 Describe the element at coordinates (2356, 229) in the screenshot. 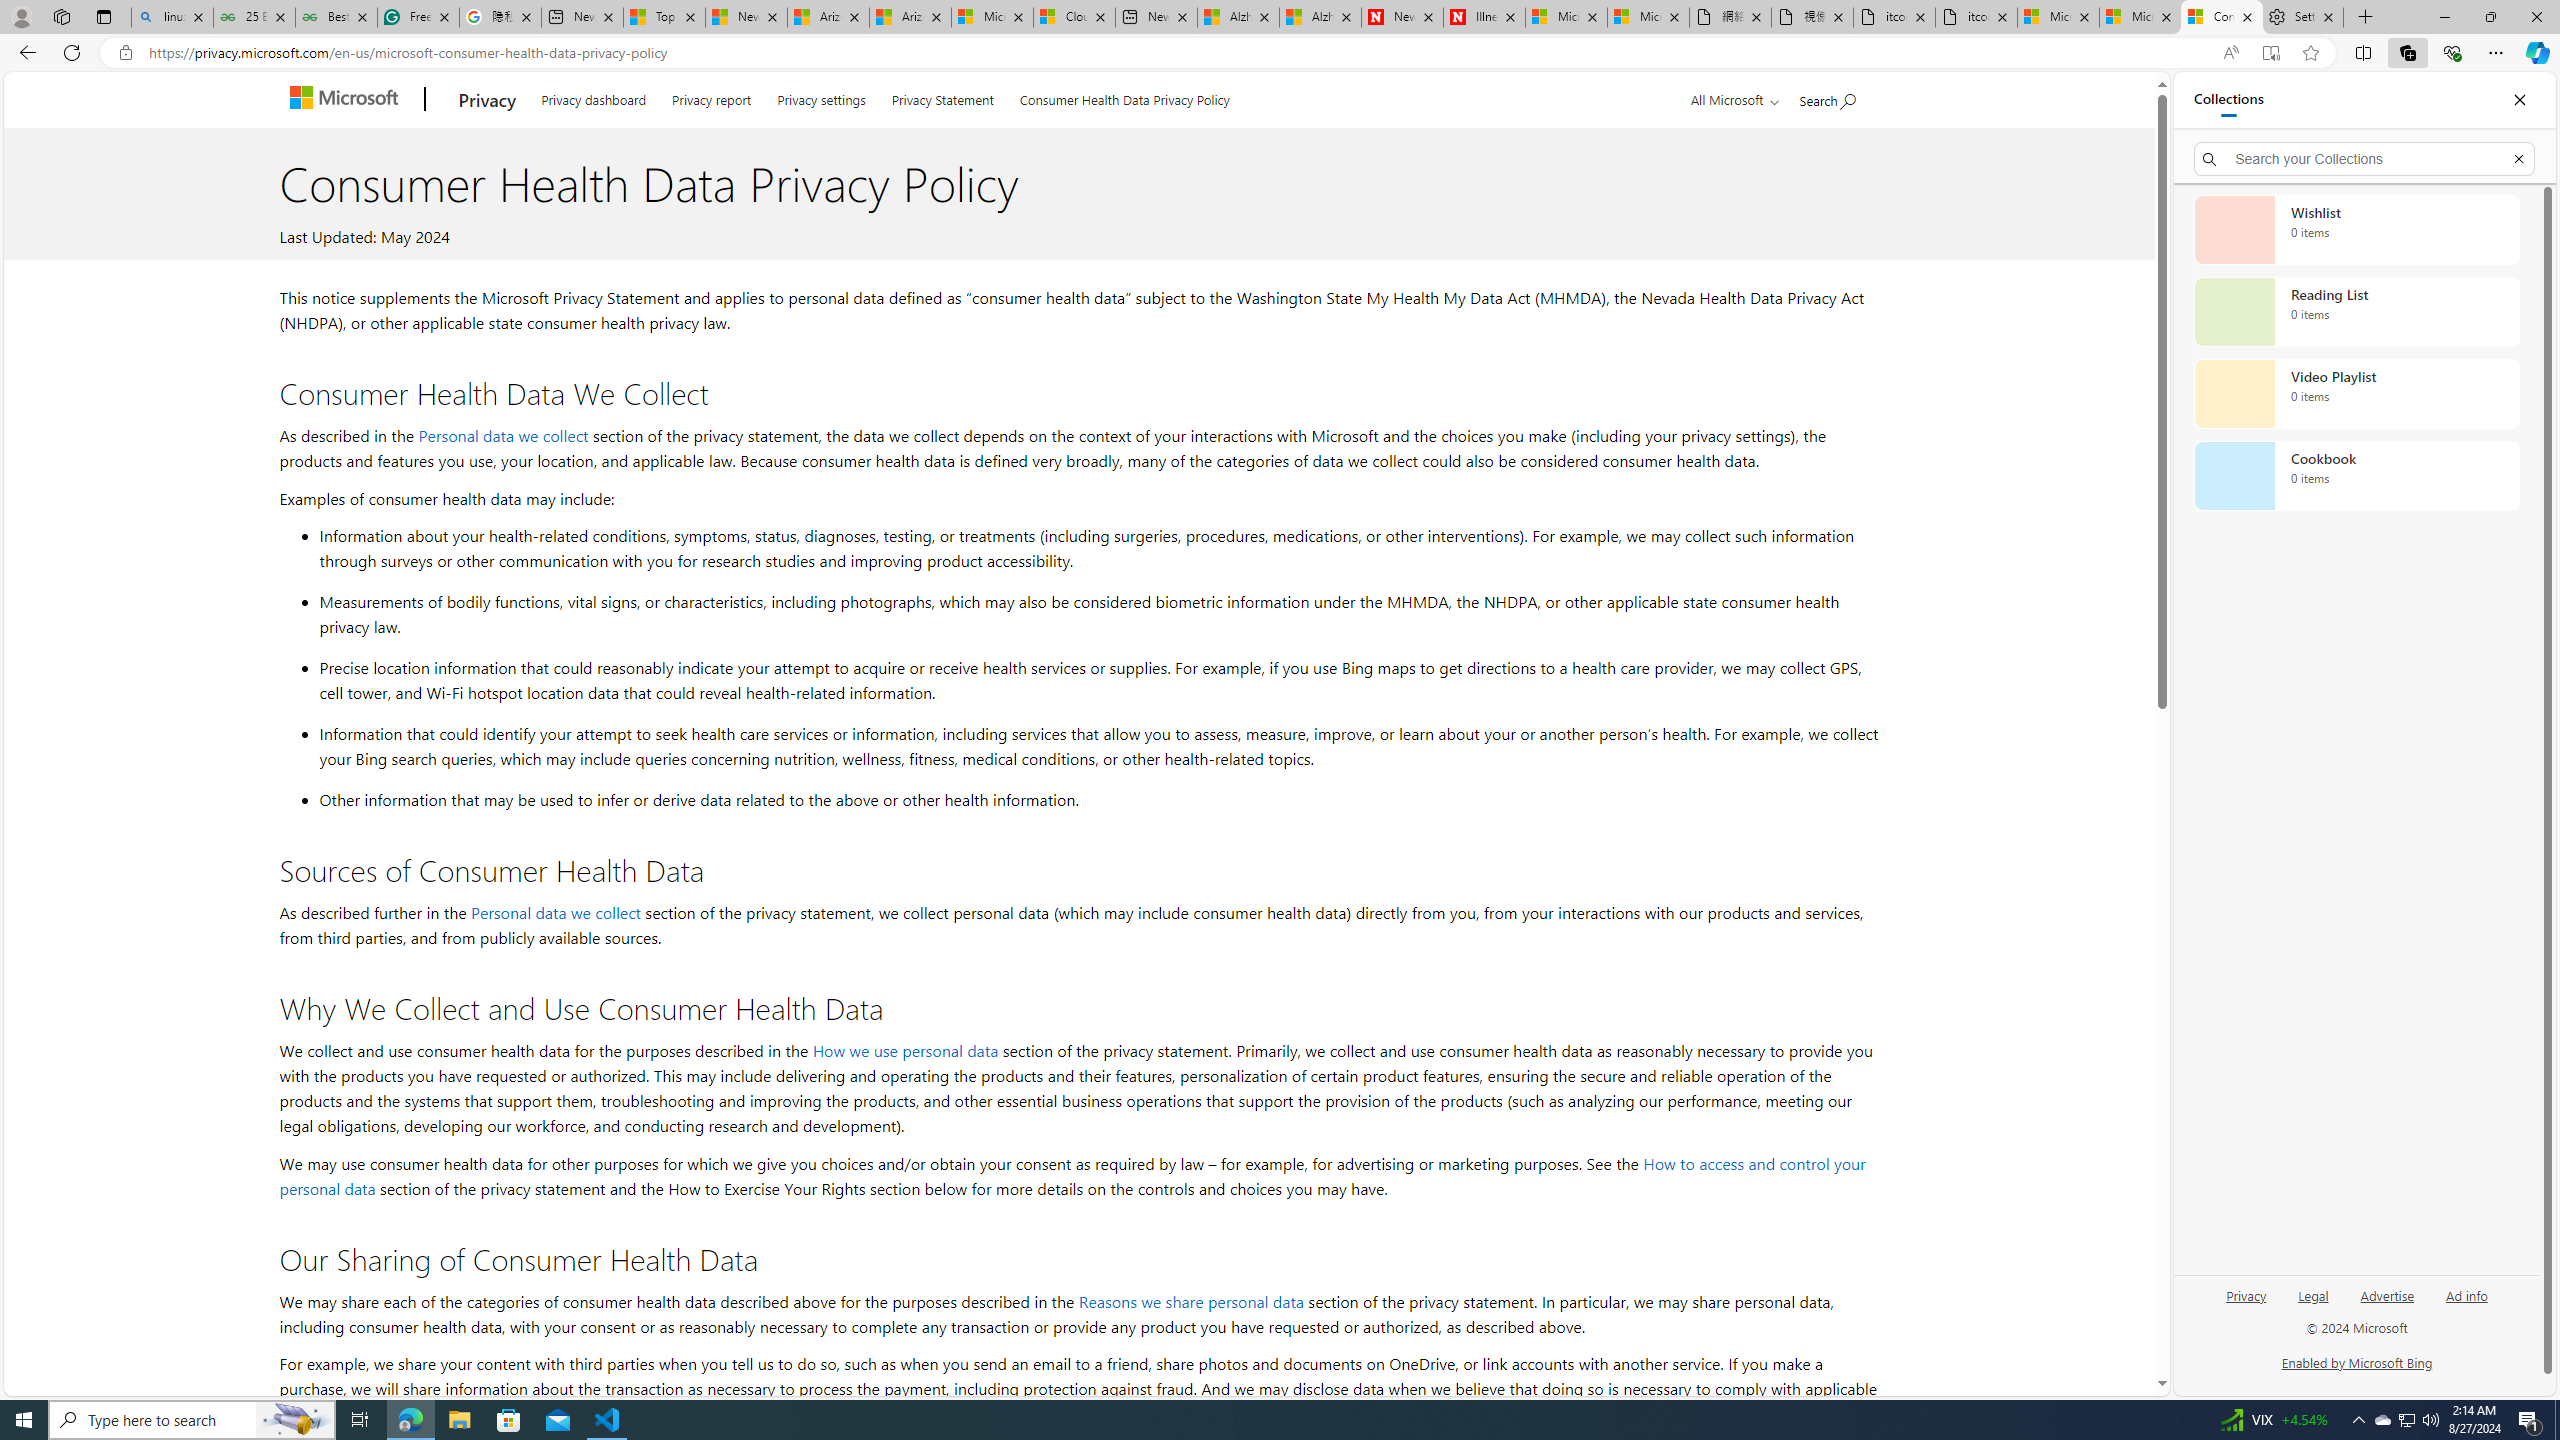

I see `'Wishlist collection, 0 items'` at that location.